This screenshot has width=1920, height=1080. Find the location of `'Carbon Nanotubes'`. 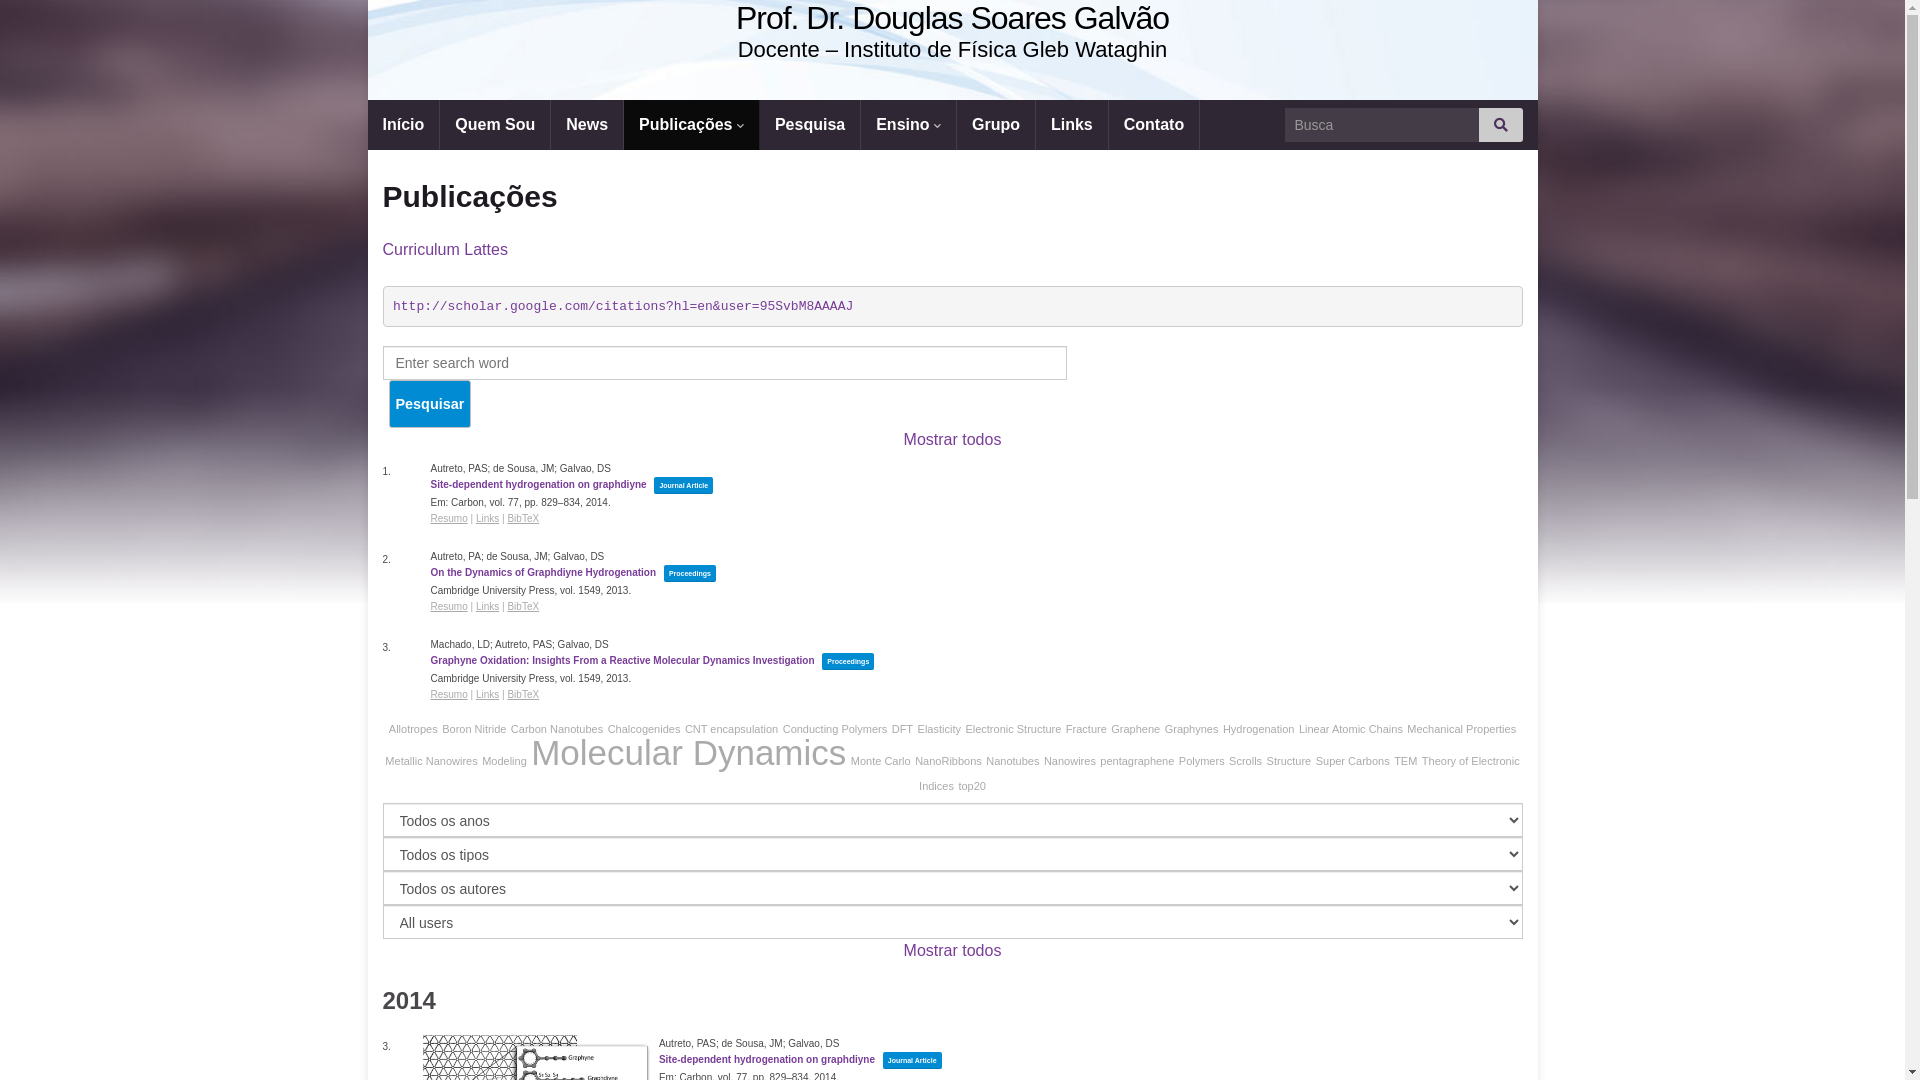

'Carbon Nanotubes' is located at coordinates (556, 729).